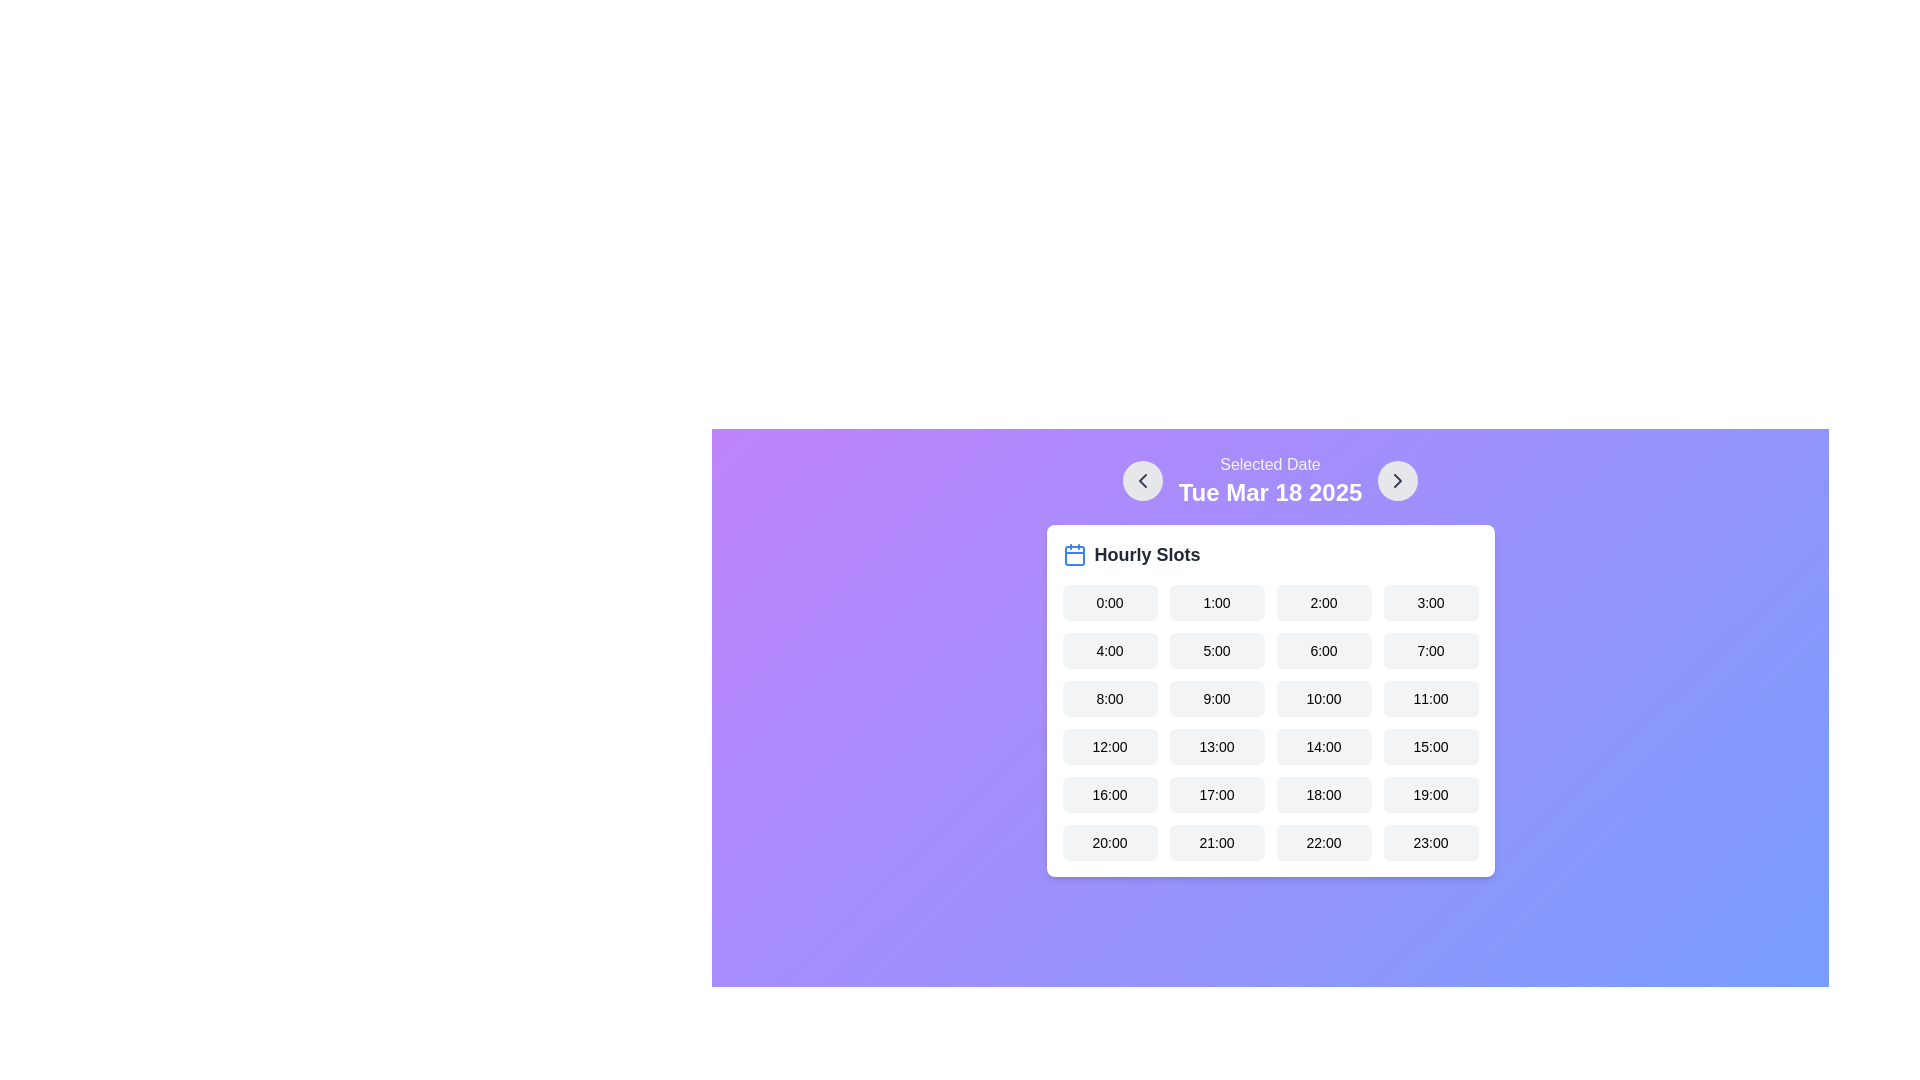  I want to click on the right navigation chevron arrow icon, so click(1397, 481).